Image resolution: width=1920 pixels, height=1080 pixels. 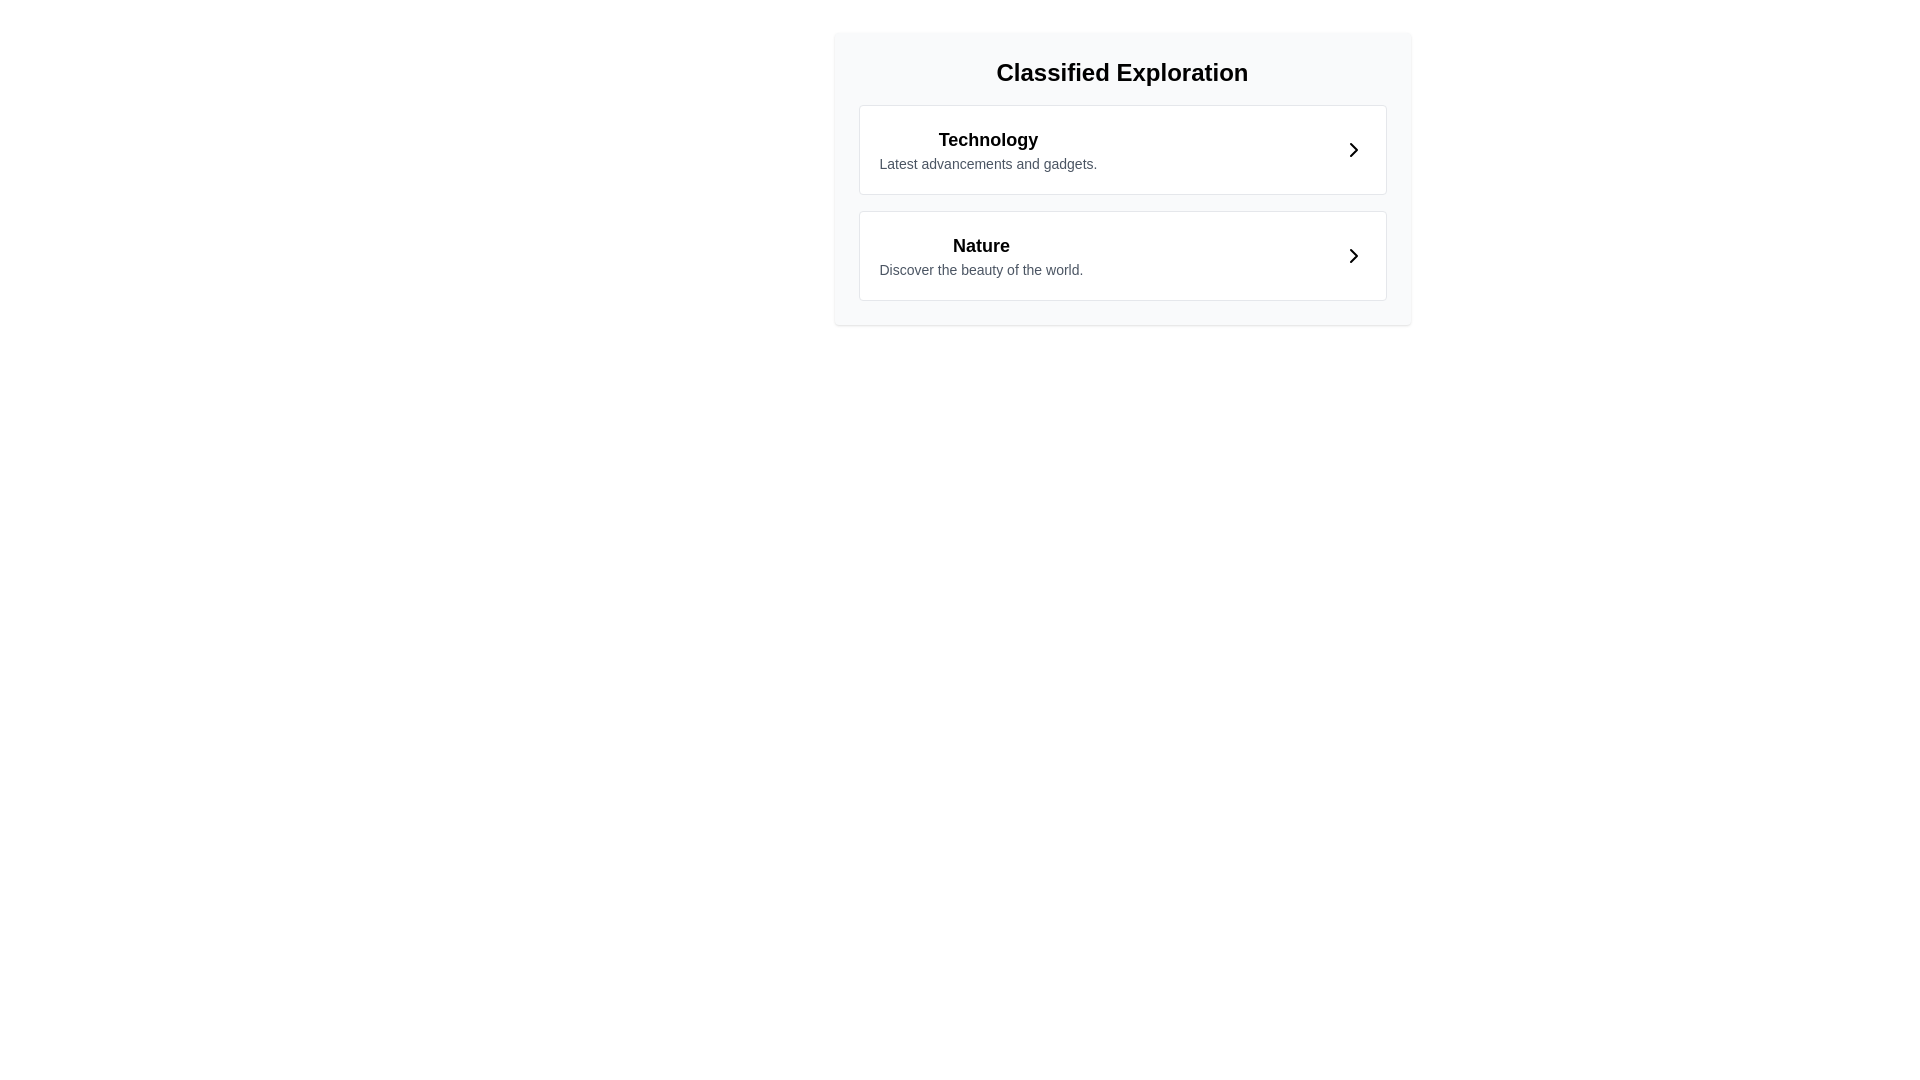 I want to click on prominently styled text display reading 'Classified Exploration' located at the top of the card layout, so click(x=1122, y=72).